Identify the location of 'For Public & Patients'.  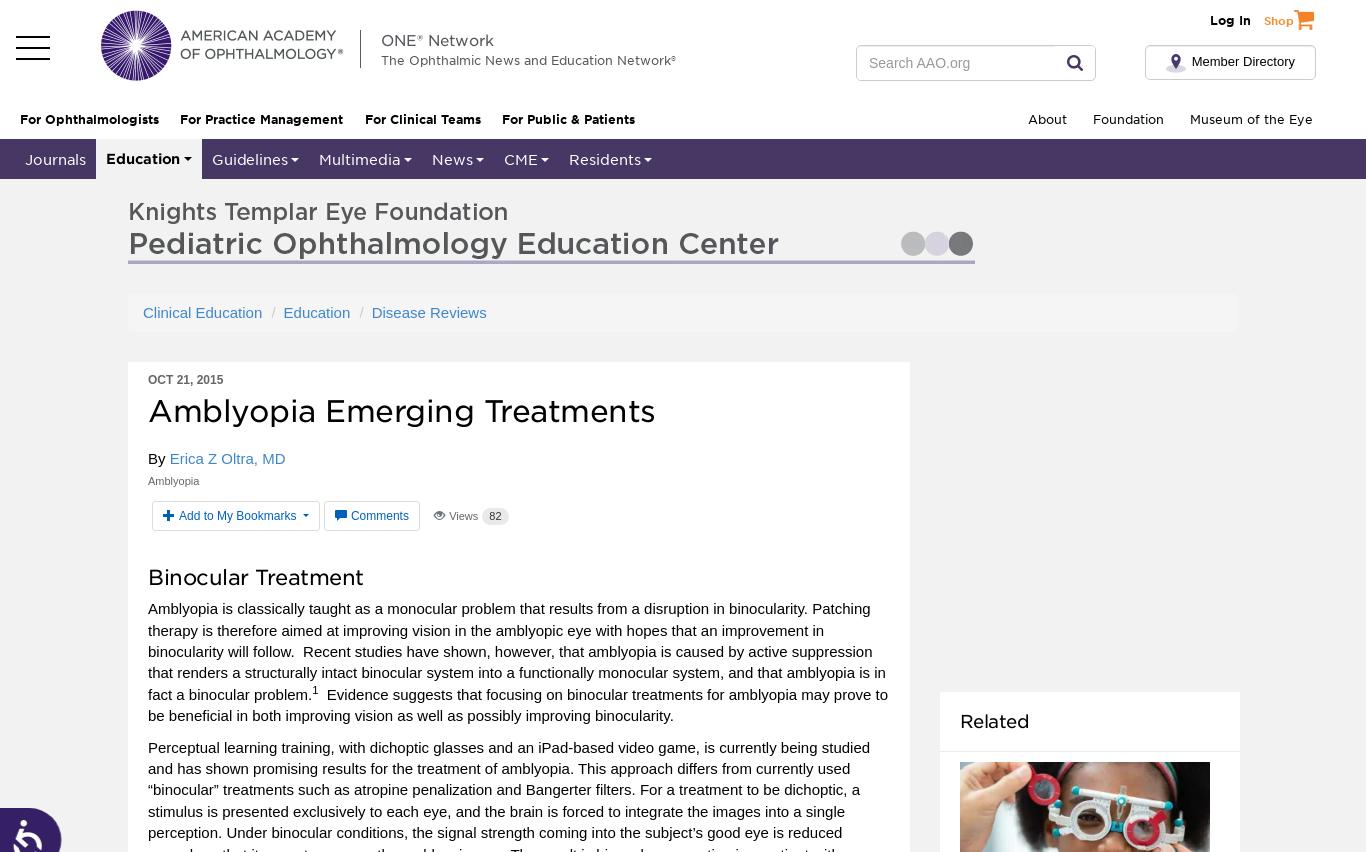
(568, 119).